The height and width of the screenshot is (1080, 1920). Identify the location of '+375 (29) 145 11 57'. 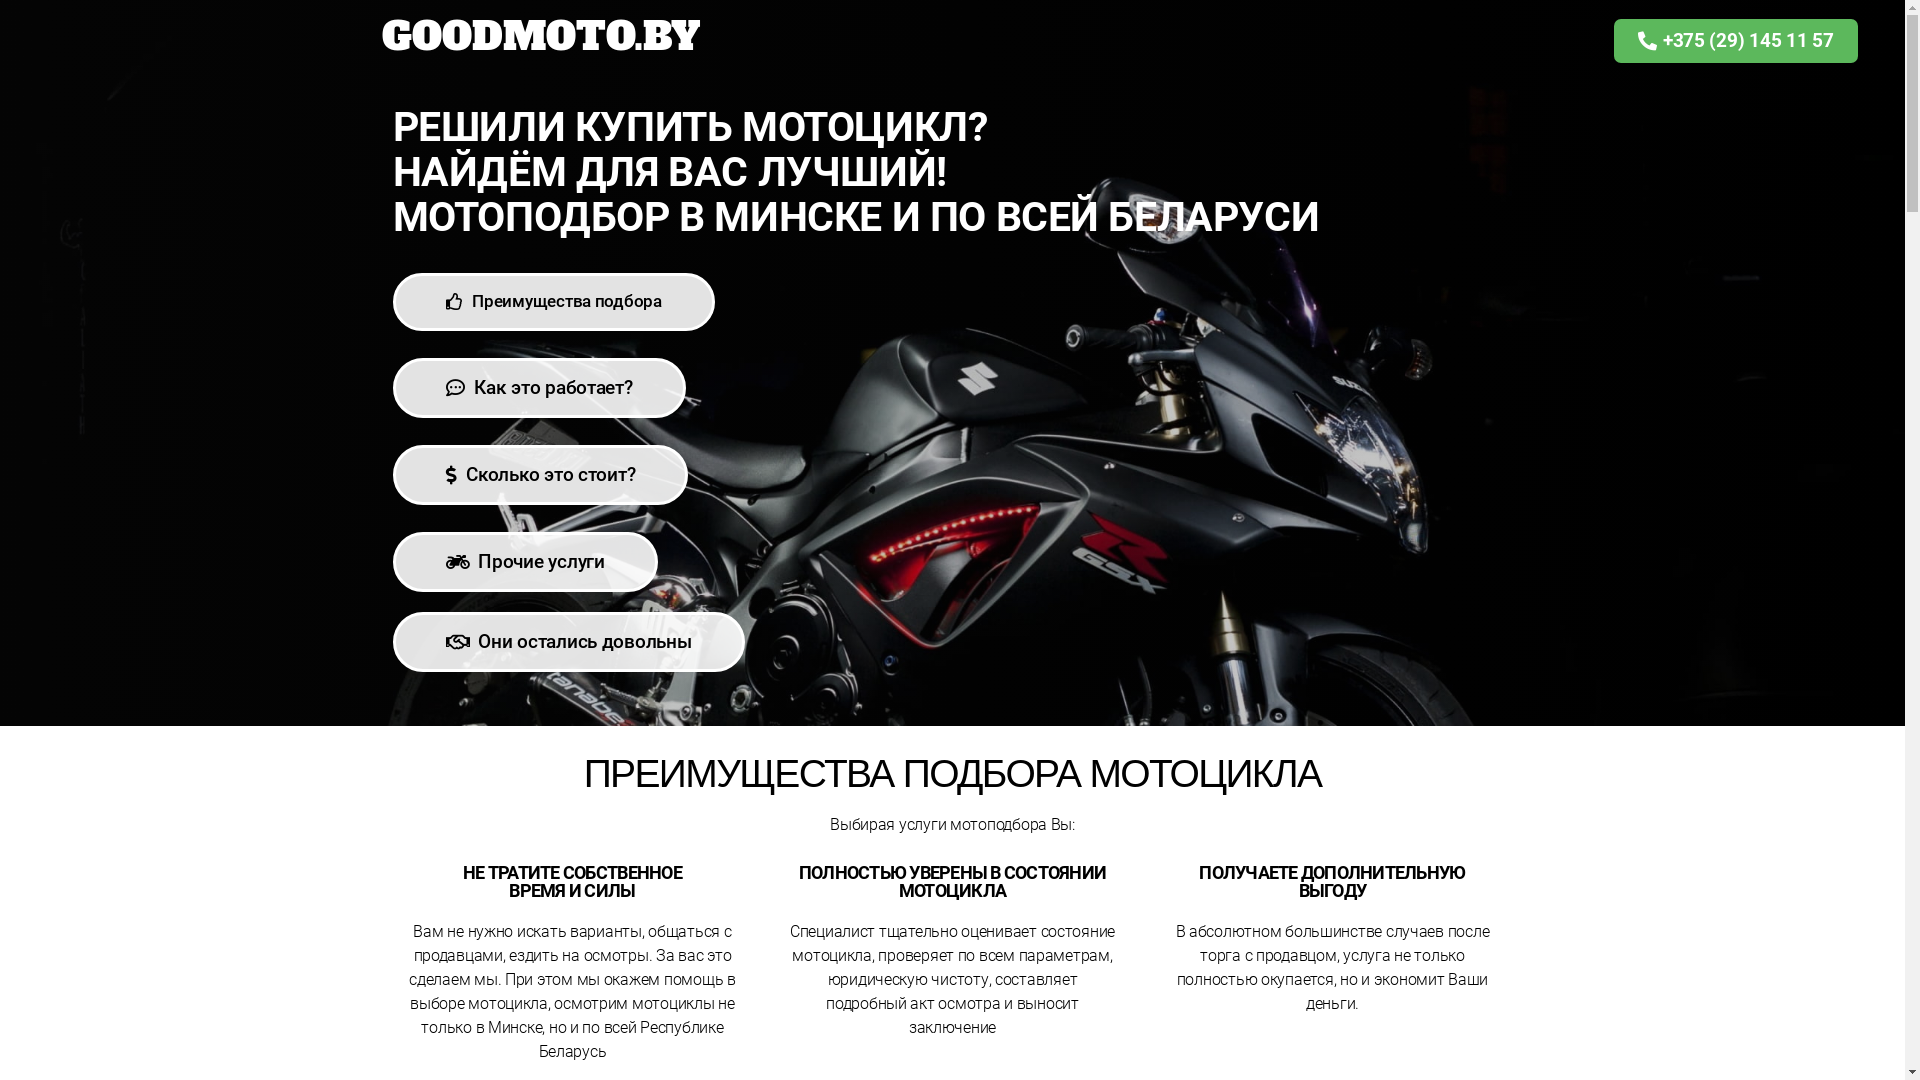
(1613, 41).